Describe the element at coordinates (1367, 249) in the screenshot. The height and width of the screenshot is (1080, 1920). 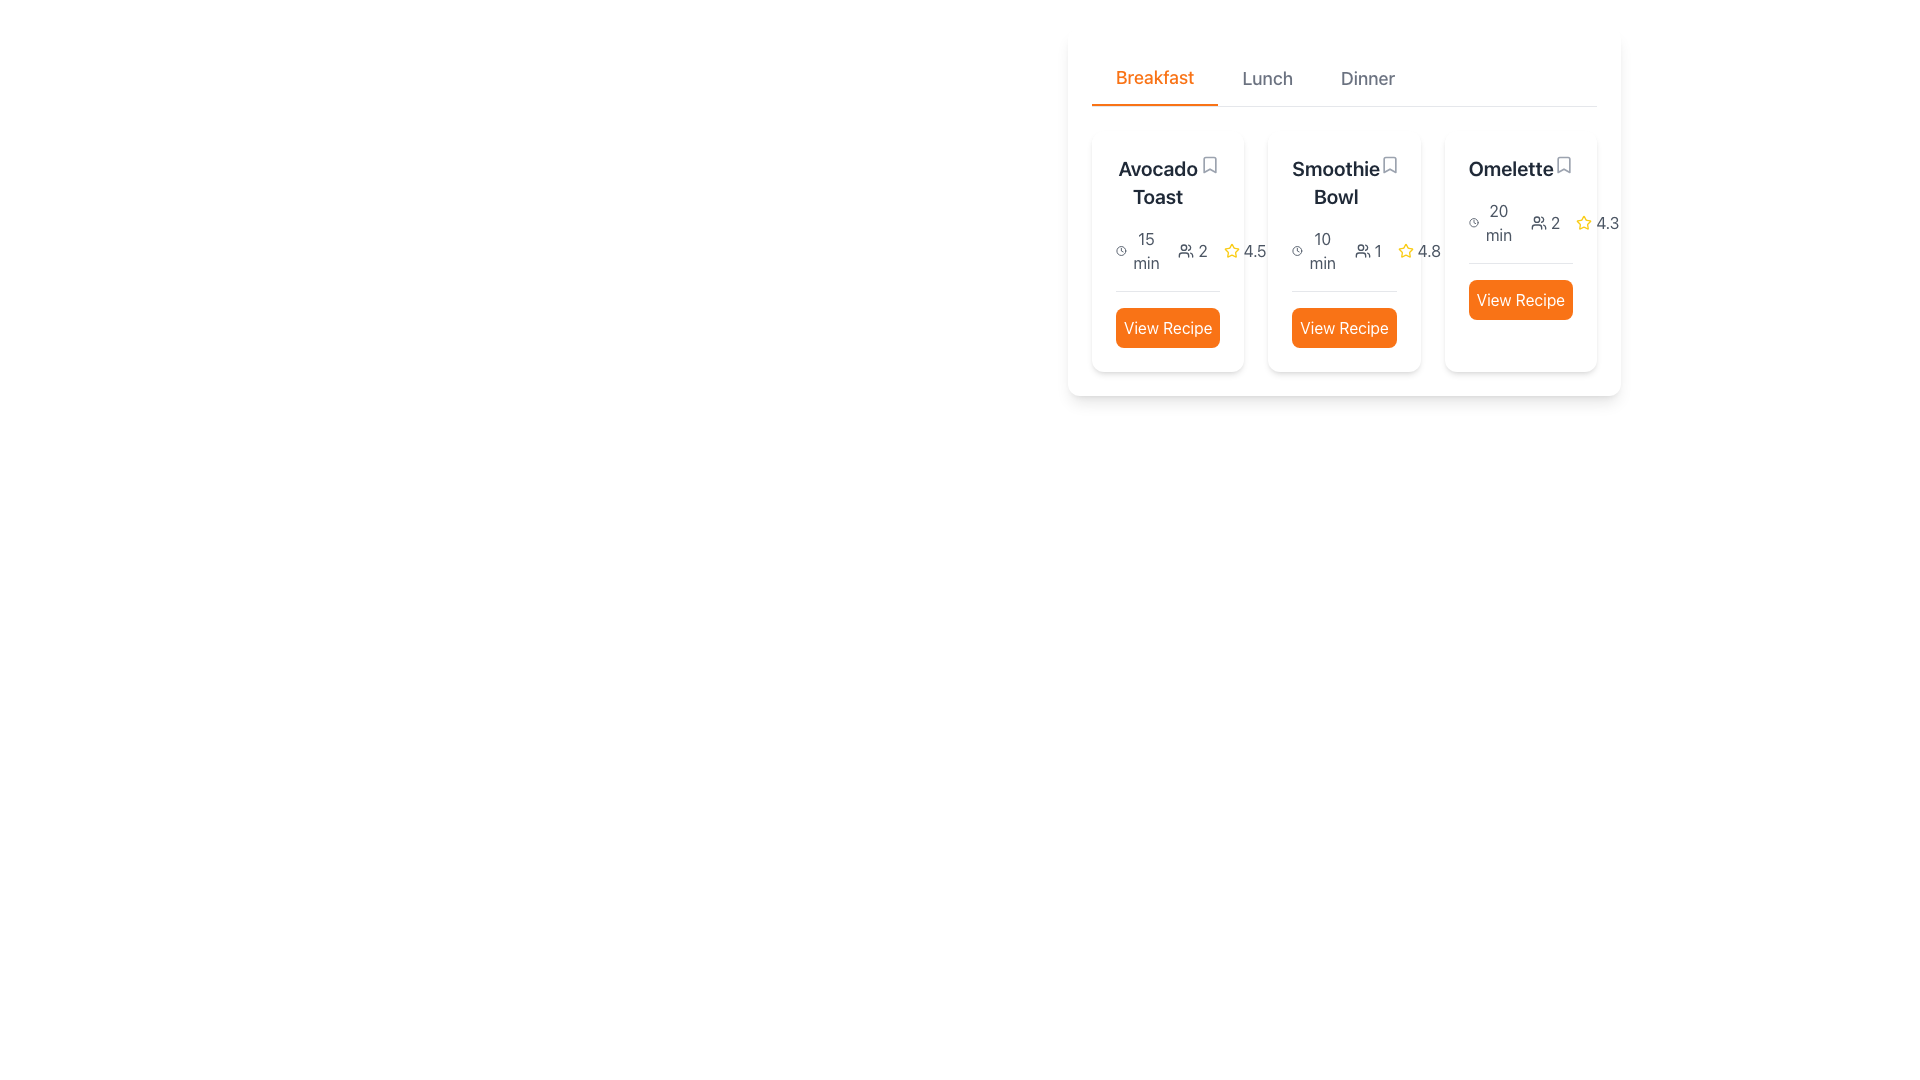
I see `informational text indicating the number of people associated with the 'Smoothie Bowl' recipe, which displays '1'` at that location.